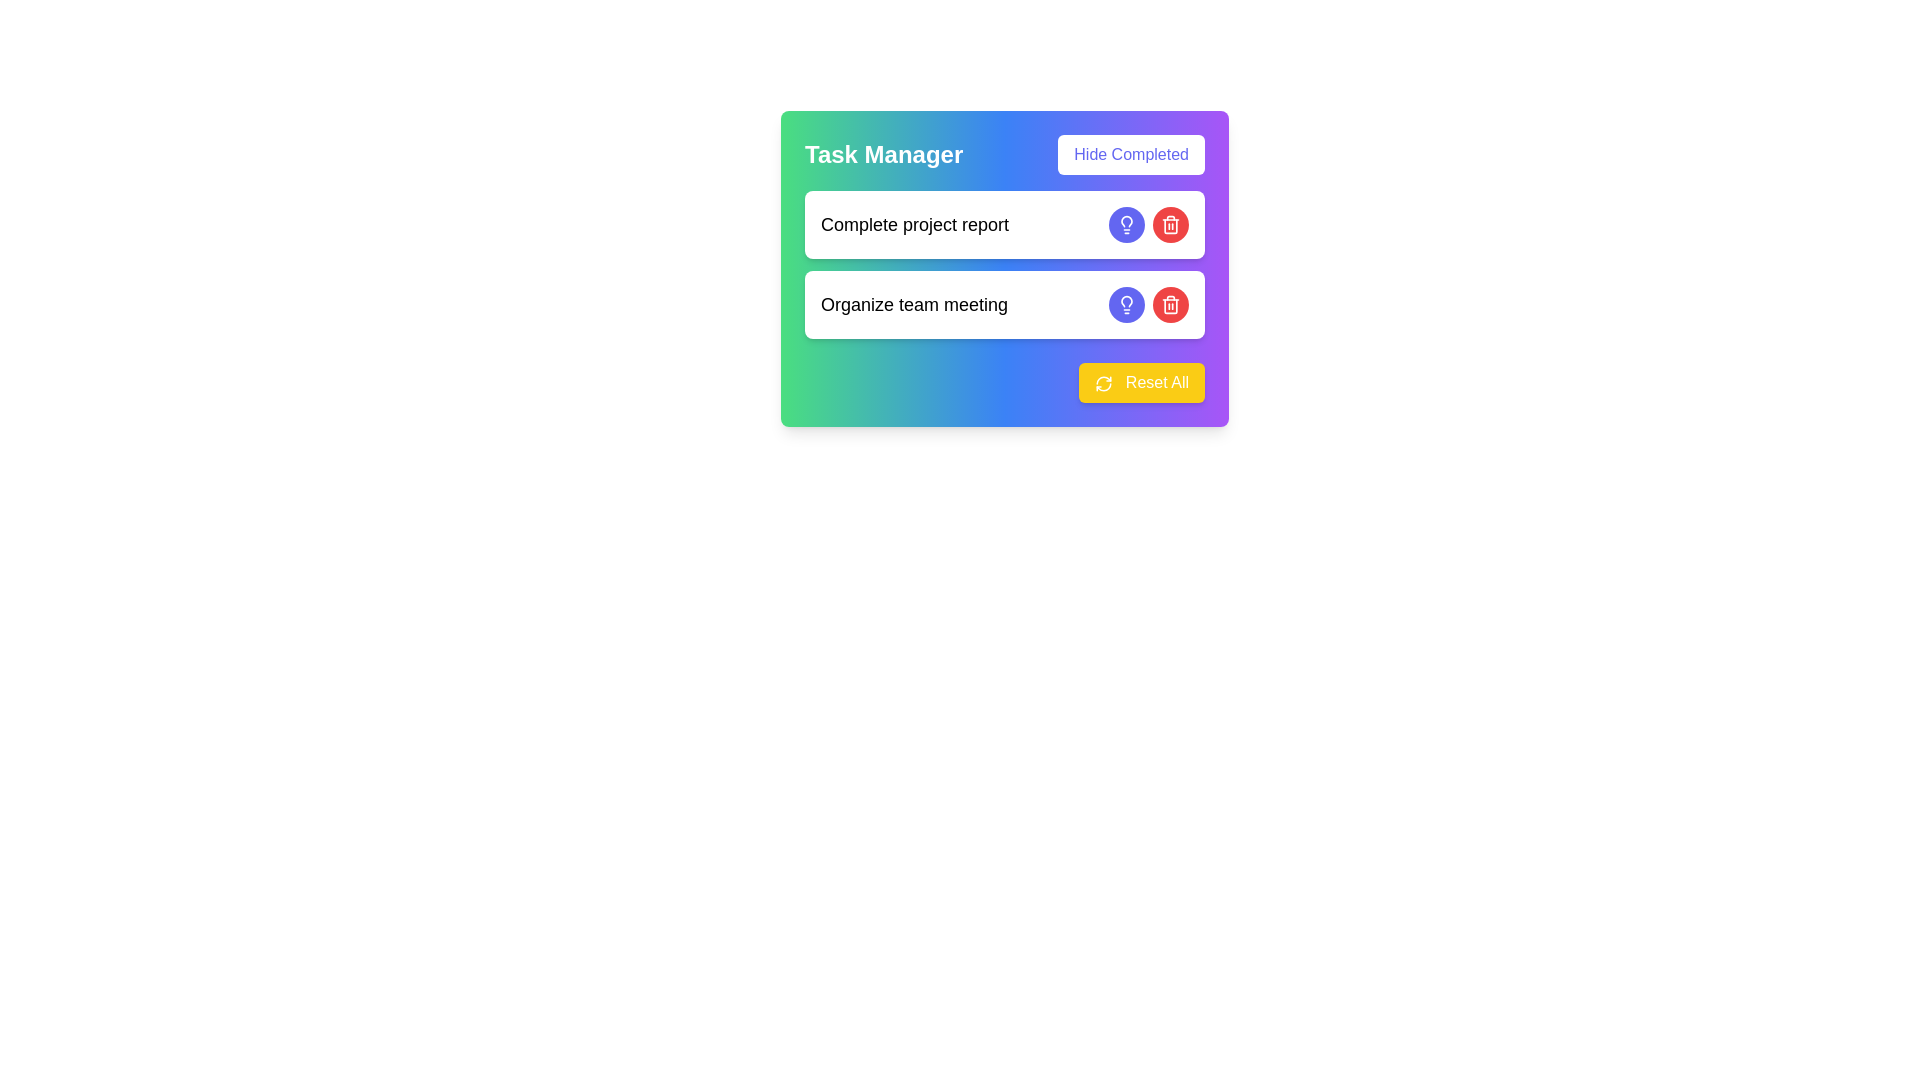  I want to click on the red trash bin button located at the end of the first task row in the task manager interface, so click(1171, 224).